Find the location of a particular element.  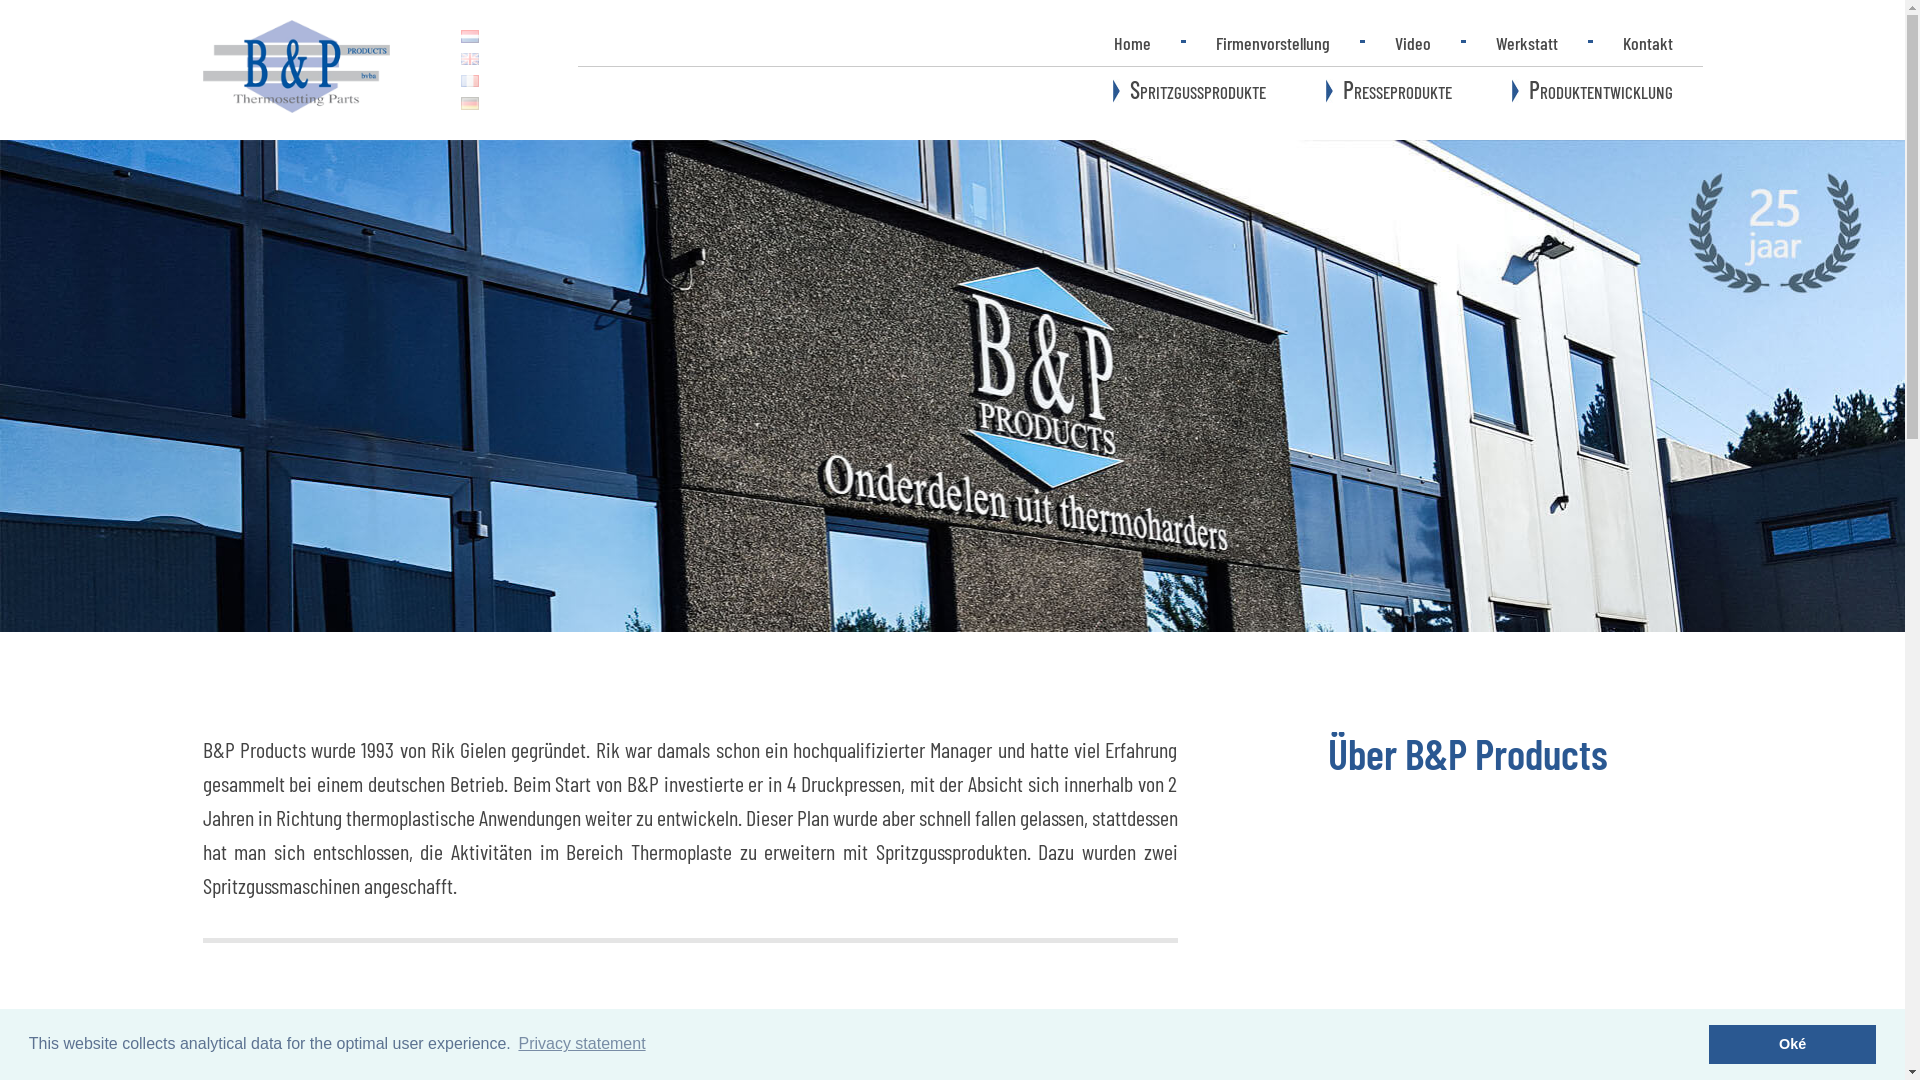

'Home' is located at coordinates (1083, 42).